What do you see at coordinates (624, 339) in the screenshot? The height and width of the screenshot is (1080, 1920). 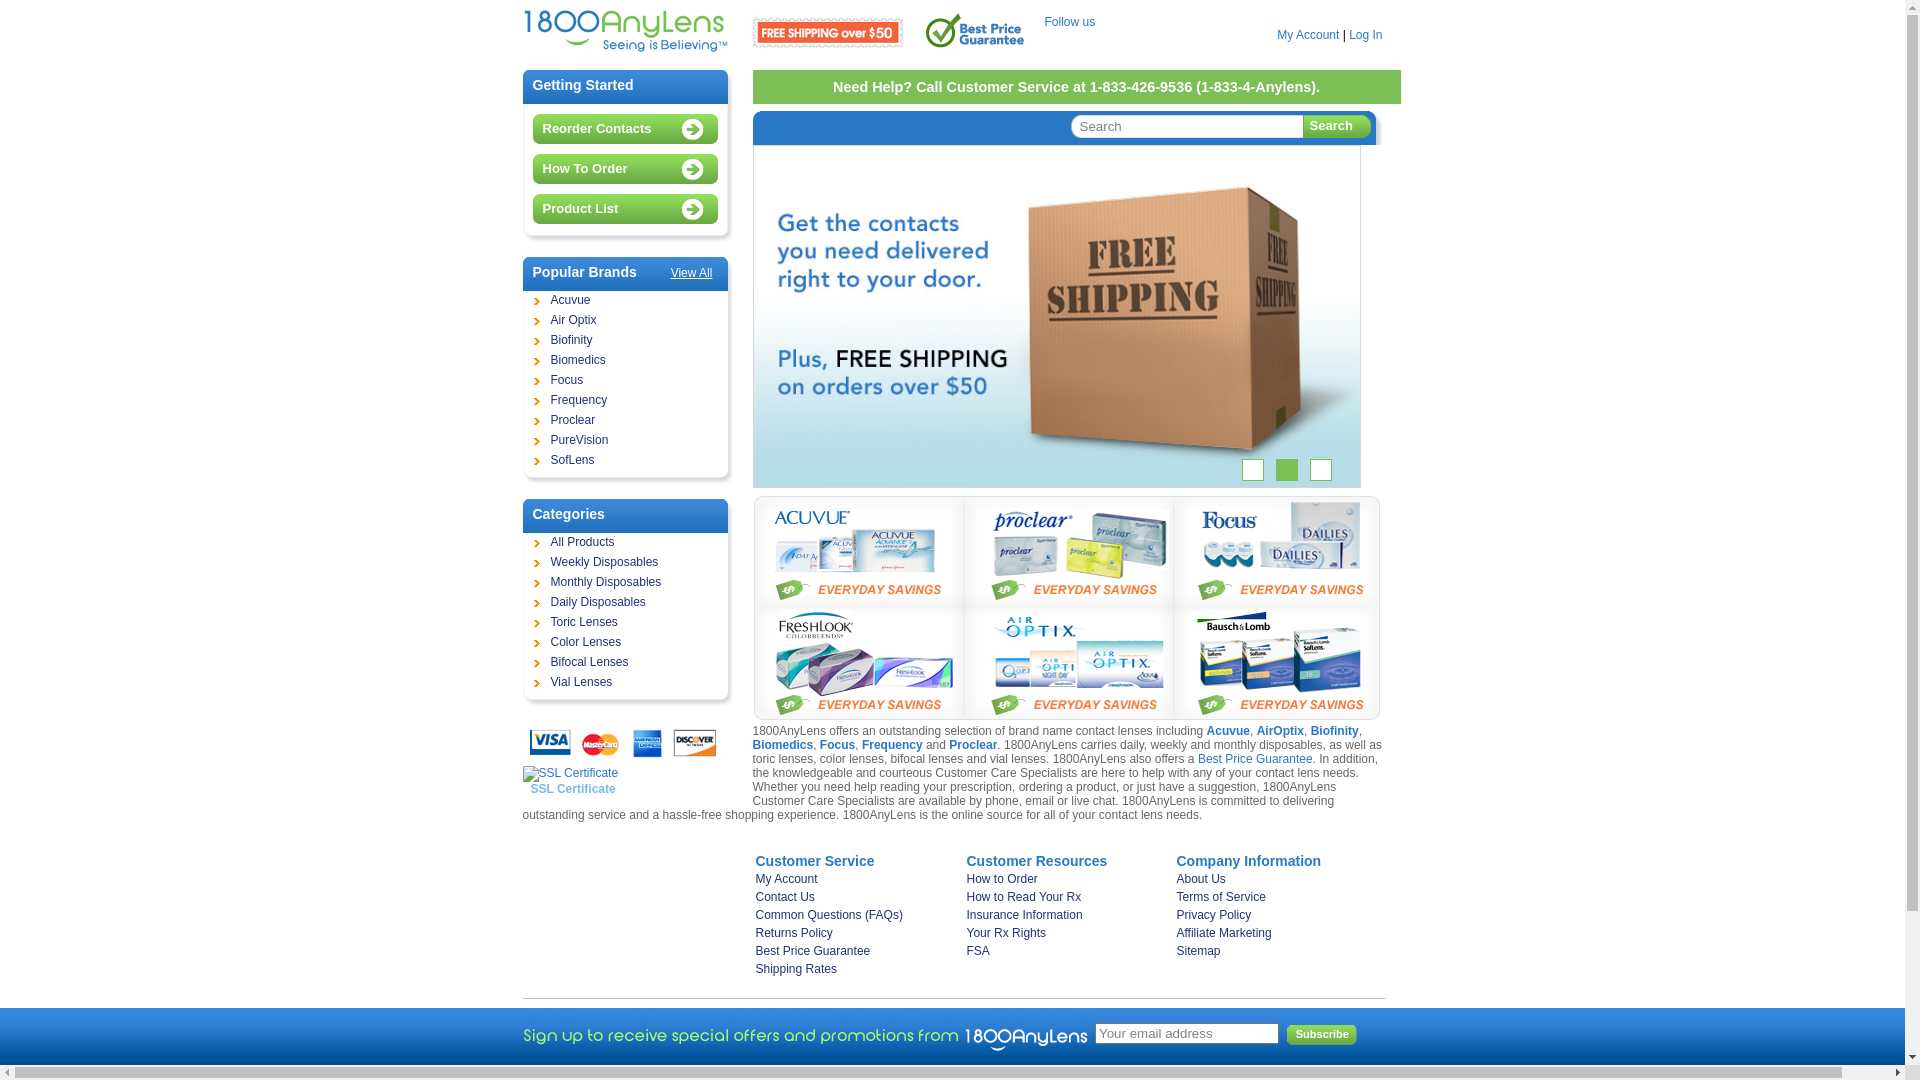 I see `'Biofinity'` at bounding box center [624, 339].